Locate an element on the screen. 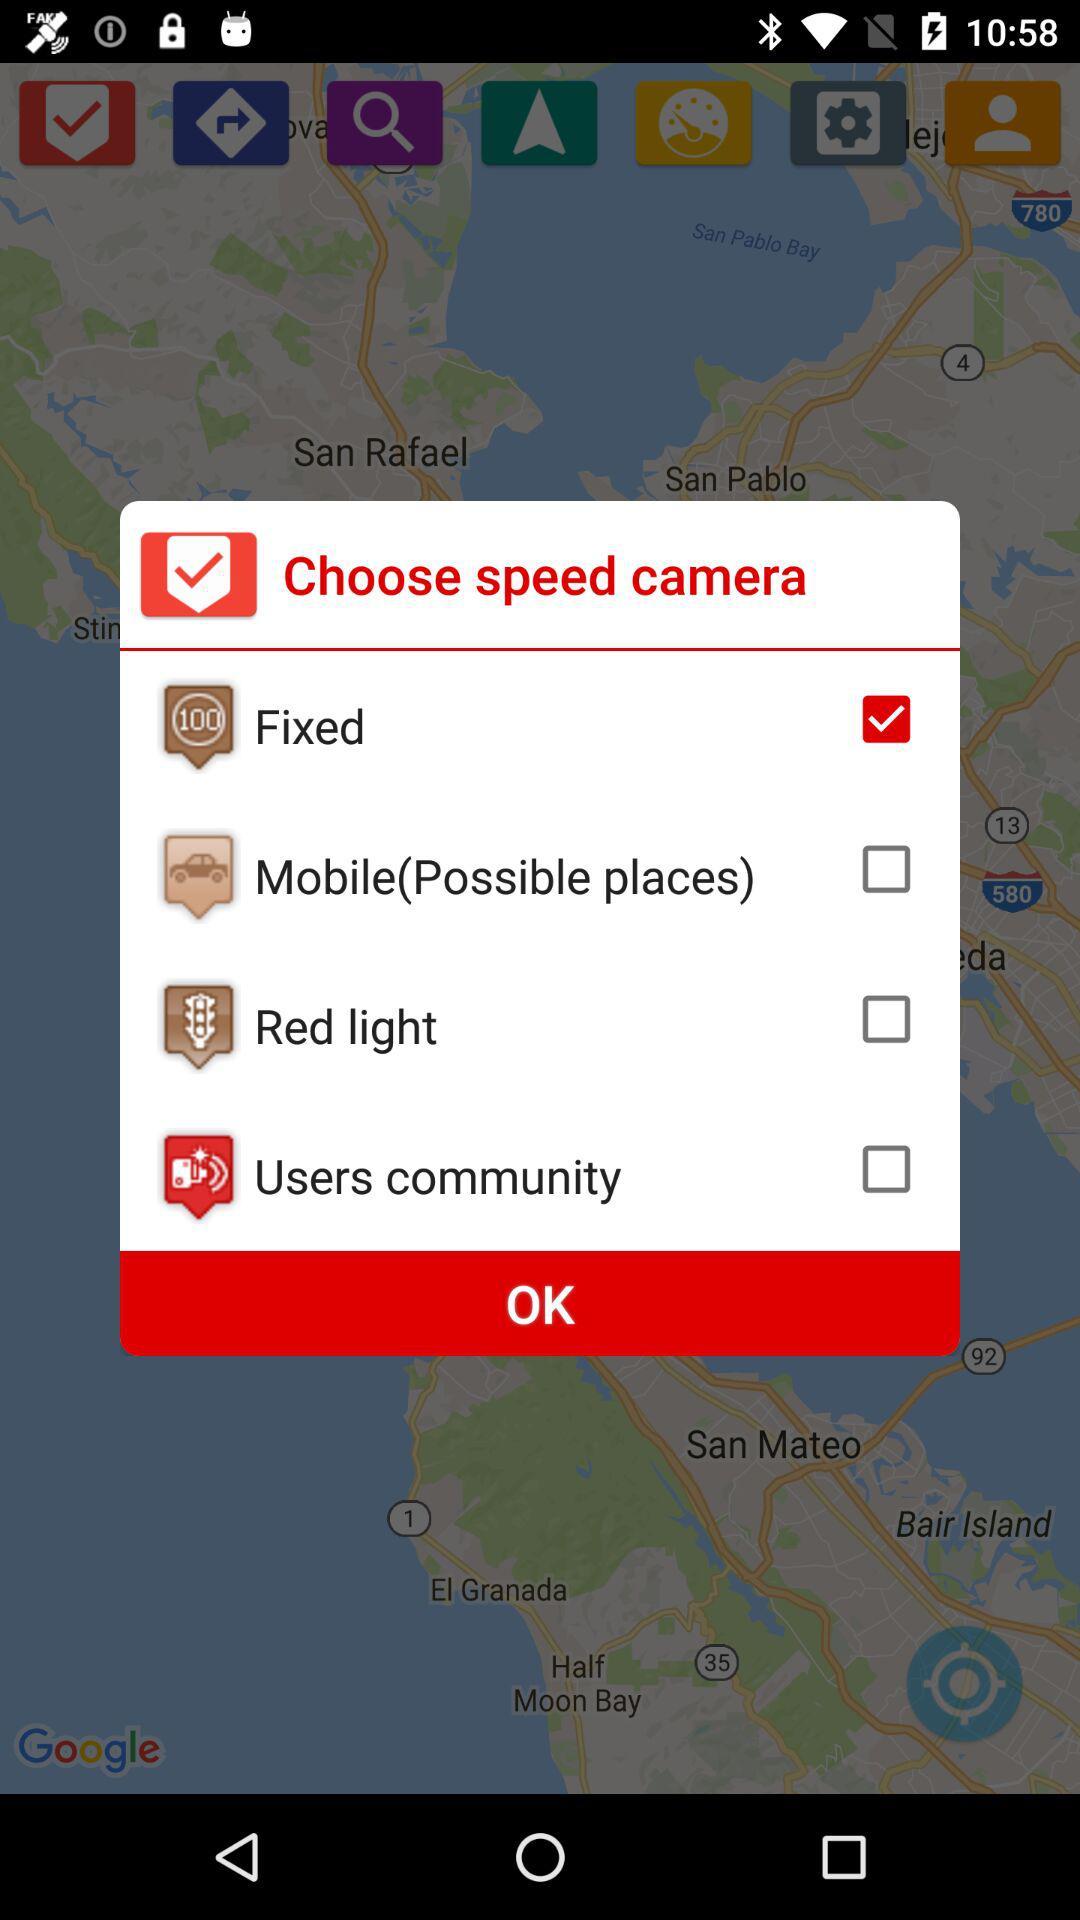  item above ok item is located at coordinates (549, 1175).